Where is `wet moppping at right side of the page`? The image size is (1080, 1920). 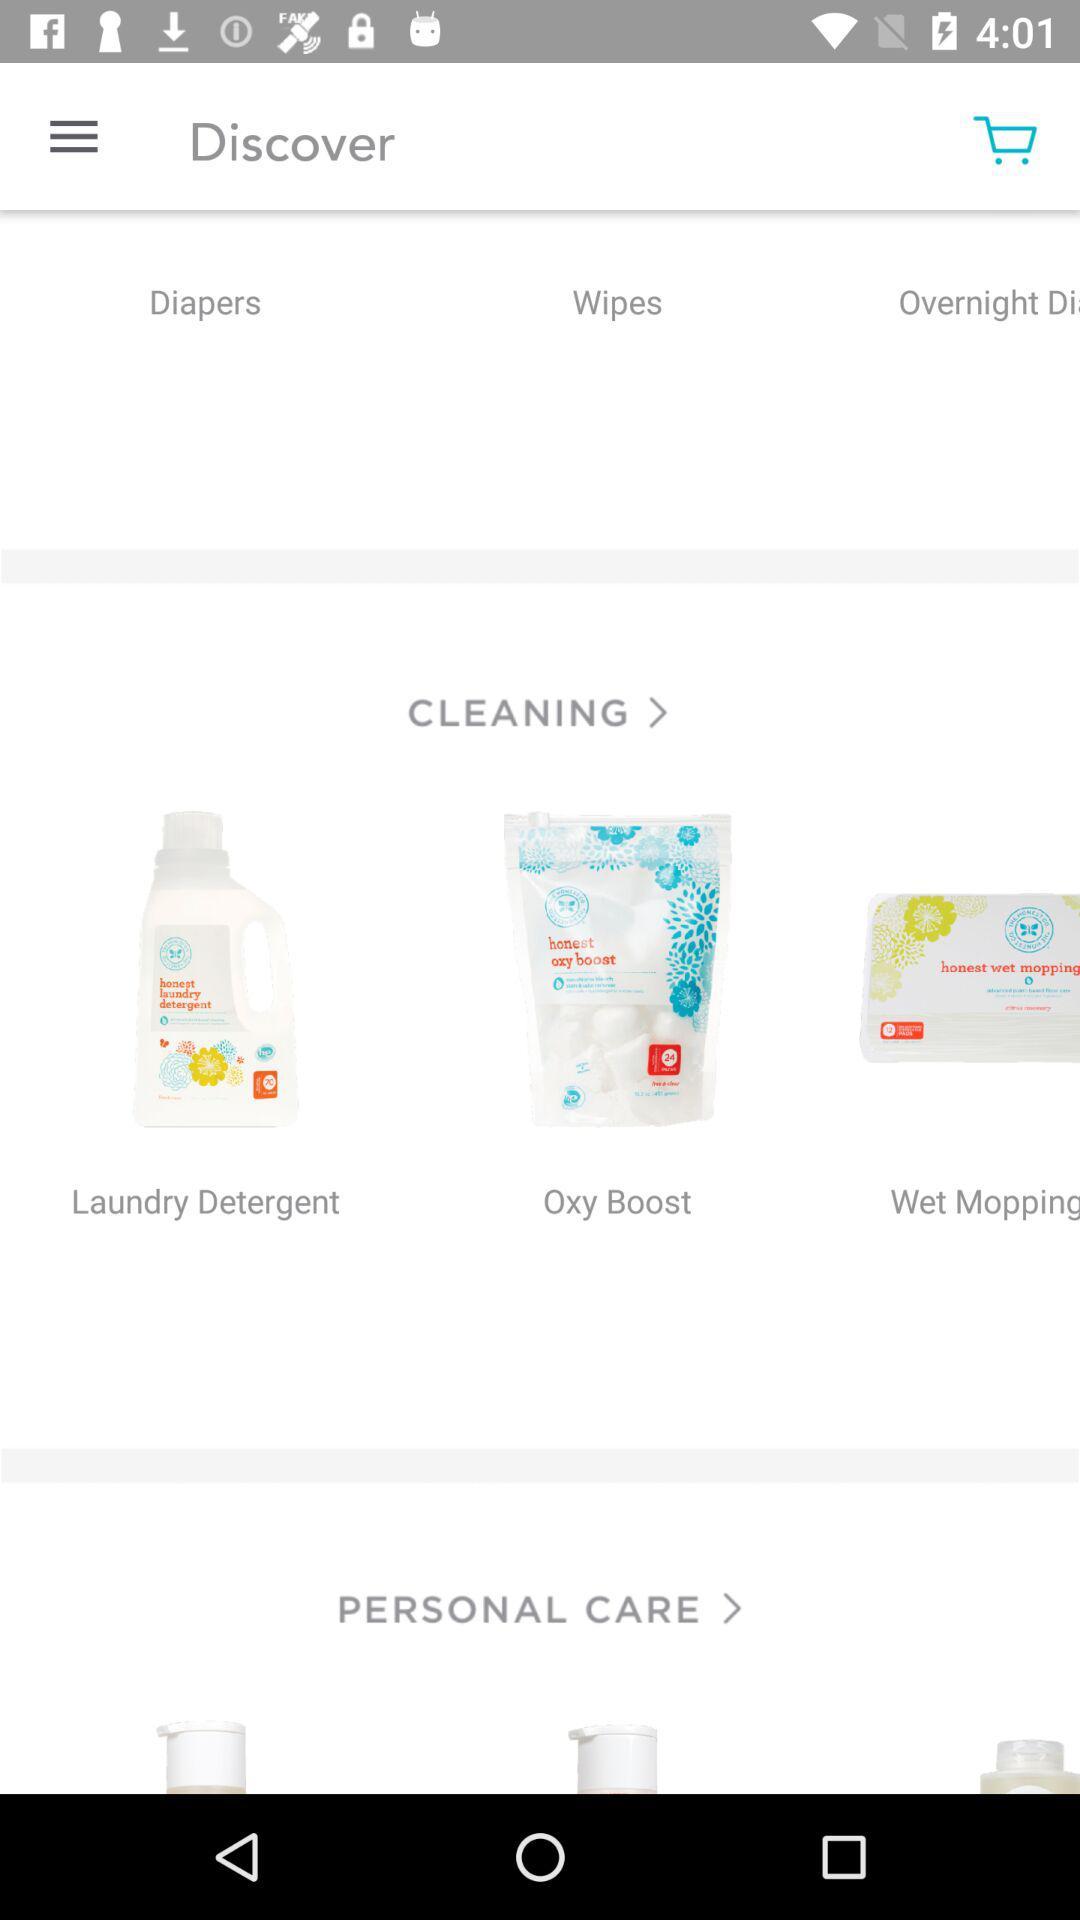 wet moppping at right side of the page is located at coordinates (957, 1242).